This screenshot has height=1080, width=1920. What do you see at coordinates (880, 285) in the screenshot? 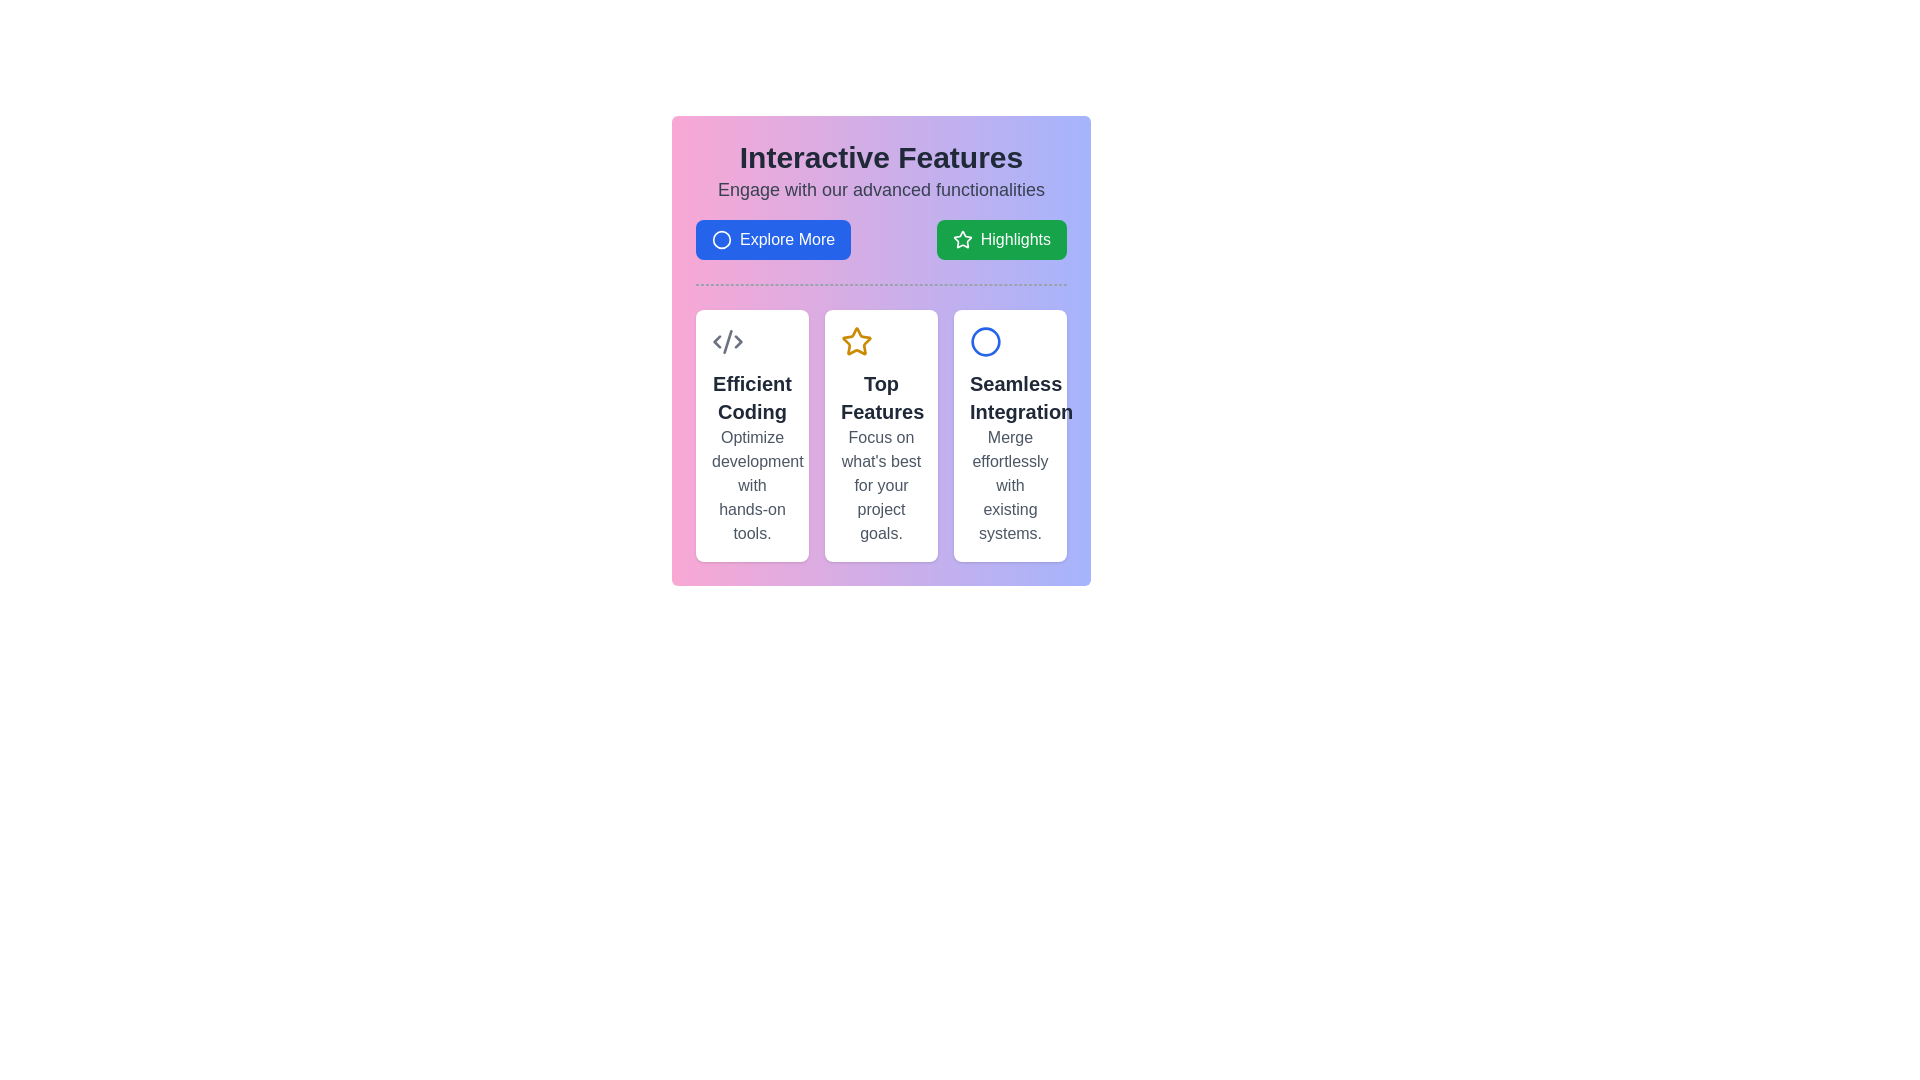
I see `the Divider element that visually separates the button section above from the grid of features below, located horizontally centered below the buttons 'Explore More' and 'Highlights'` at bounding box center [880, 285].